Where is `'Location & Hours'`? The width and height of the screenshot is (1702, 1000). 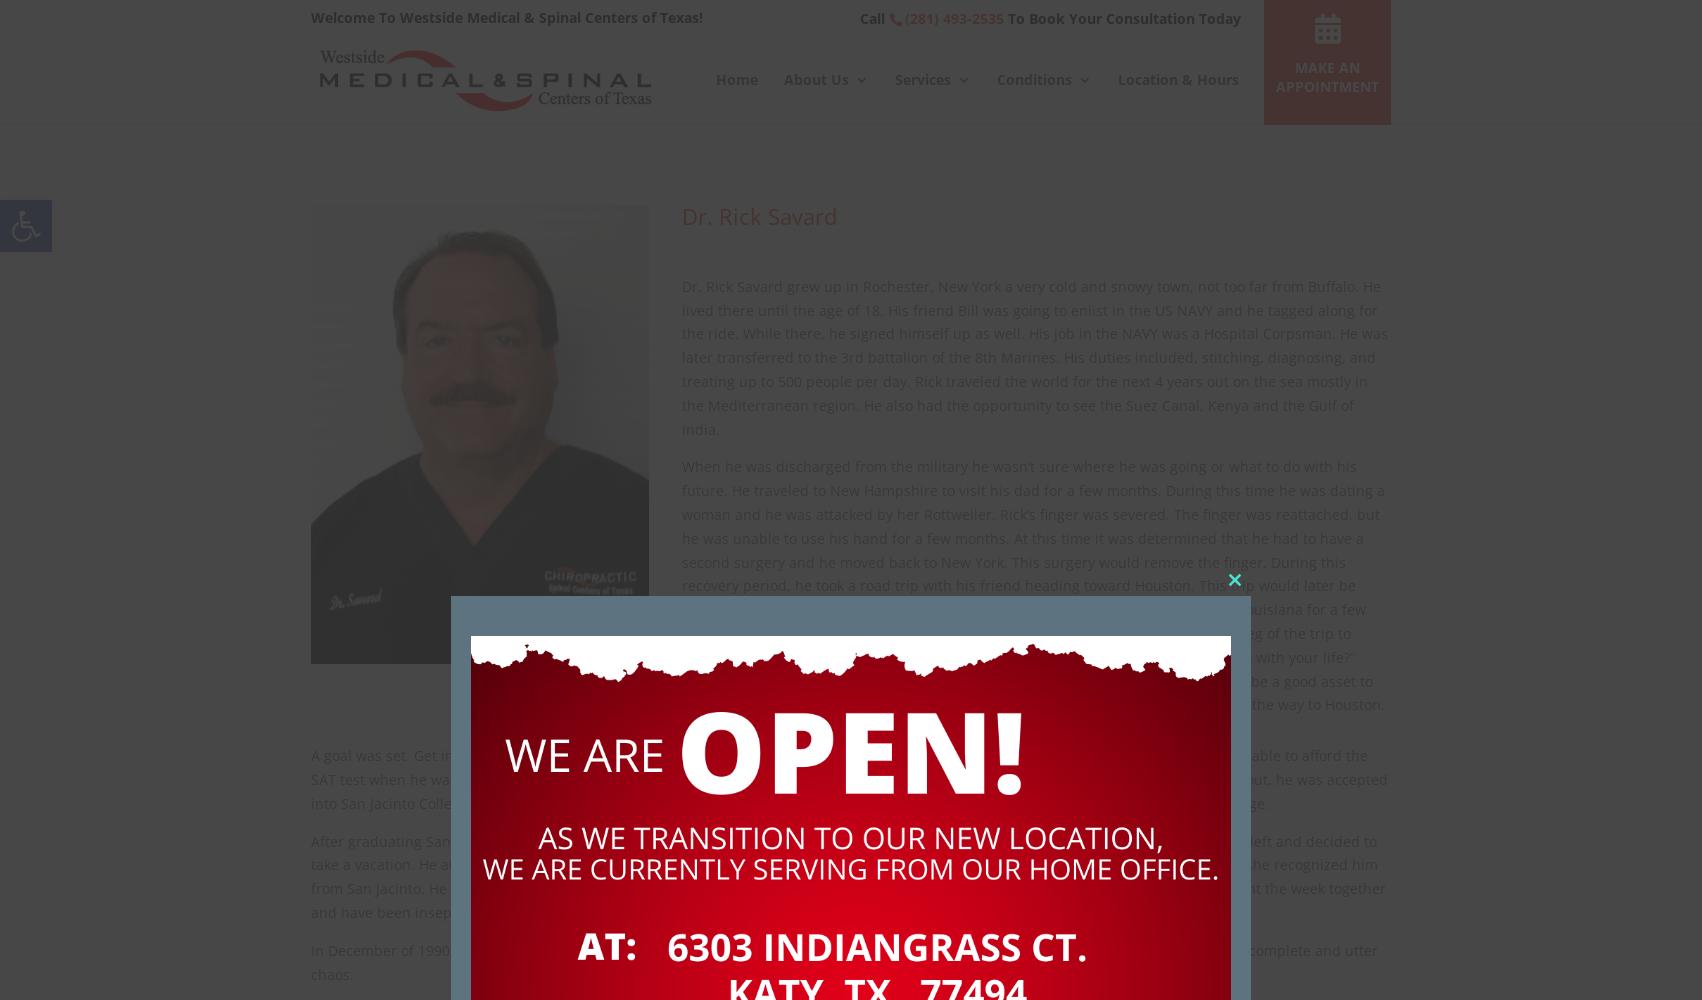
'Location & Hours' is located at coordinates (1117, 78).